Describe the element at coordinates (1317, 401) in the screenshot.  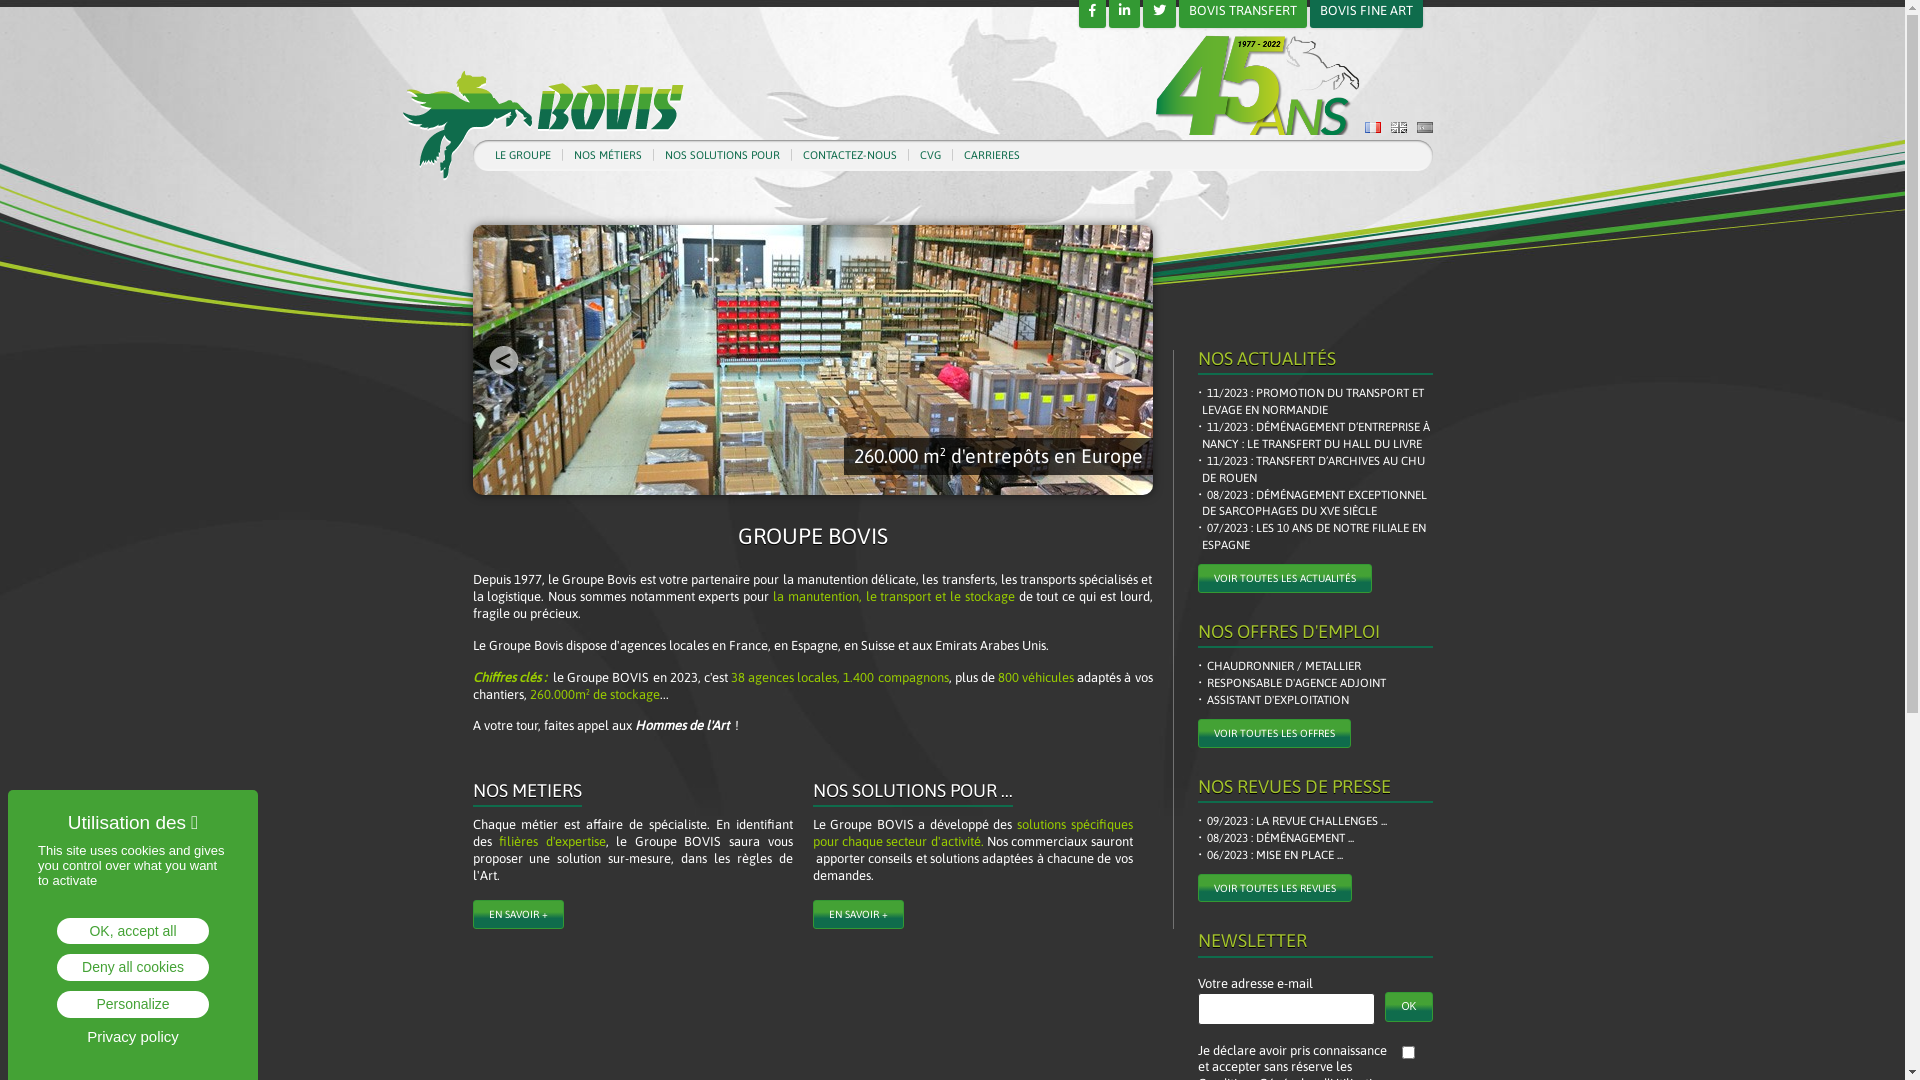
I see `'11/2023 : PROMOTION DU TRANSPORT ET LEVAGE EN NORMANDIE'` at that location.